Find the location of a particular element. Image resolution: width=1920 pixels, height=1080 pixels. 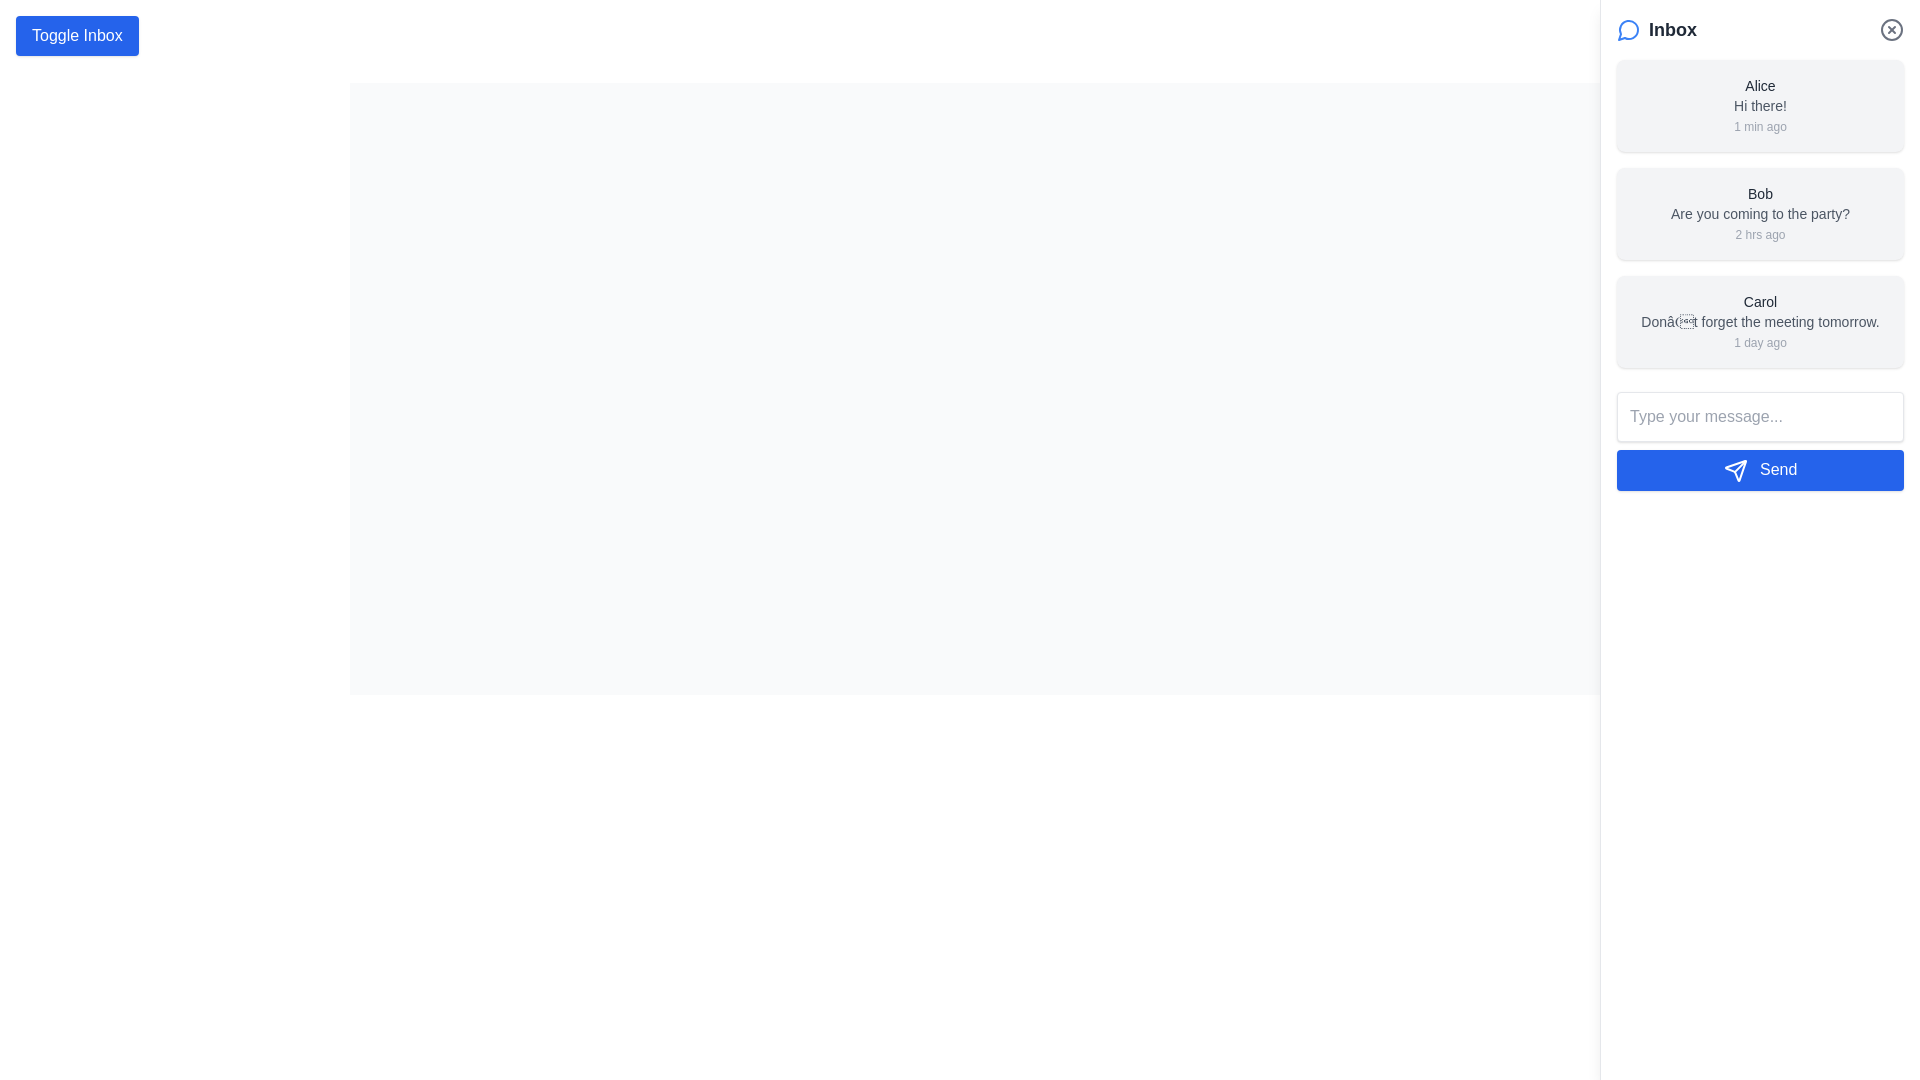

the Message preview panel for 'Alice' is located at coordinates (1760, 105).